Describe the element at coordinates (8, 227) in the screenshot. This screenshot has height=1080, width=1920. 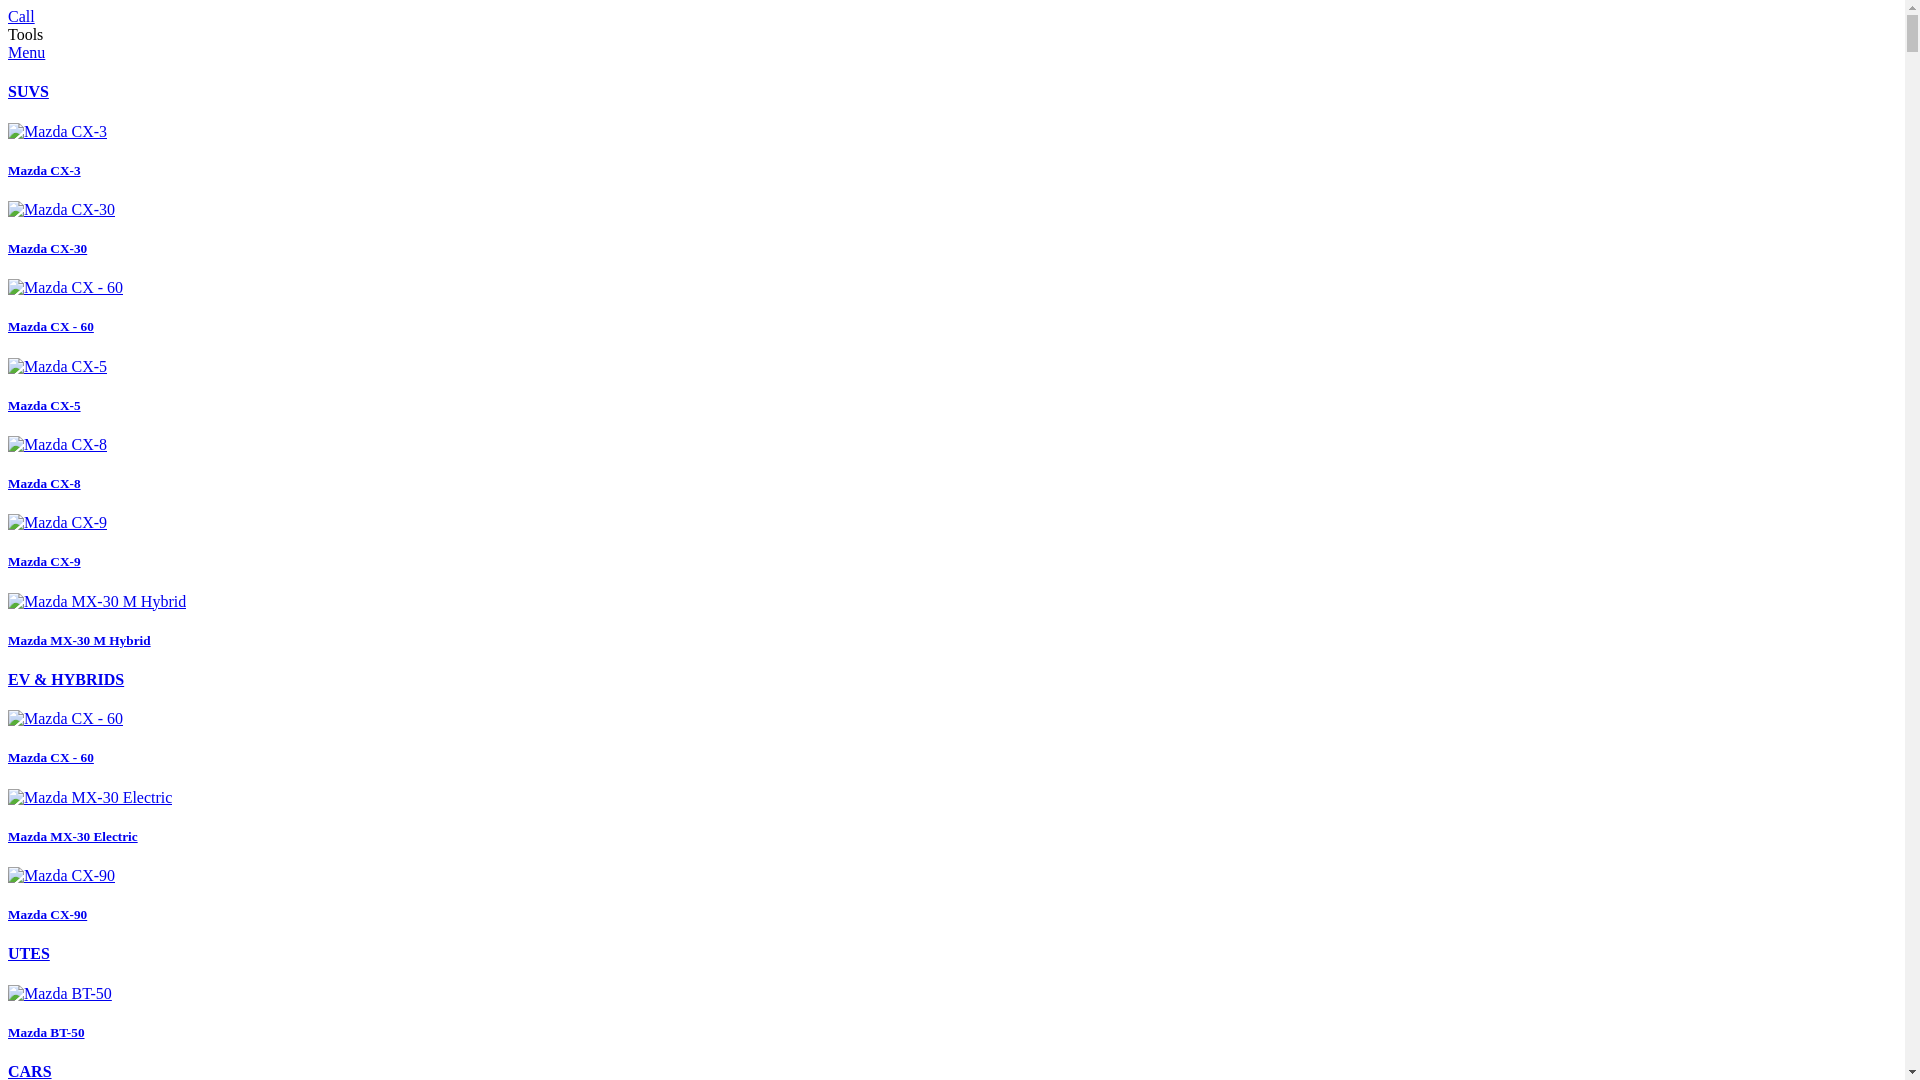
I see `'Mazda CX-30'` at that location.